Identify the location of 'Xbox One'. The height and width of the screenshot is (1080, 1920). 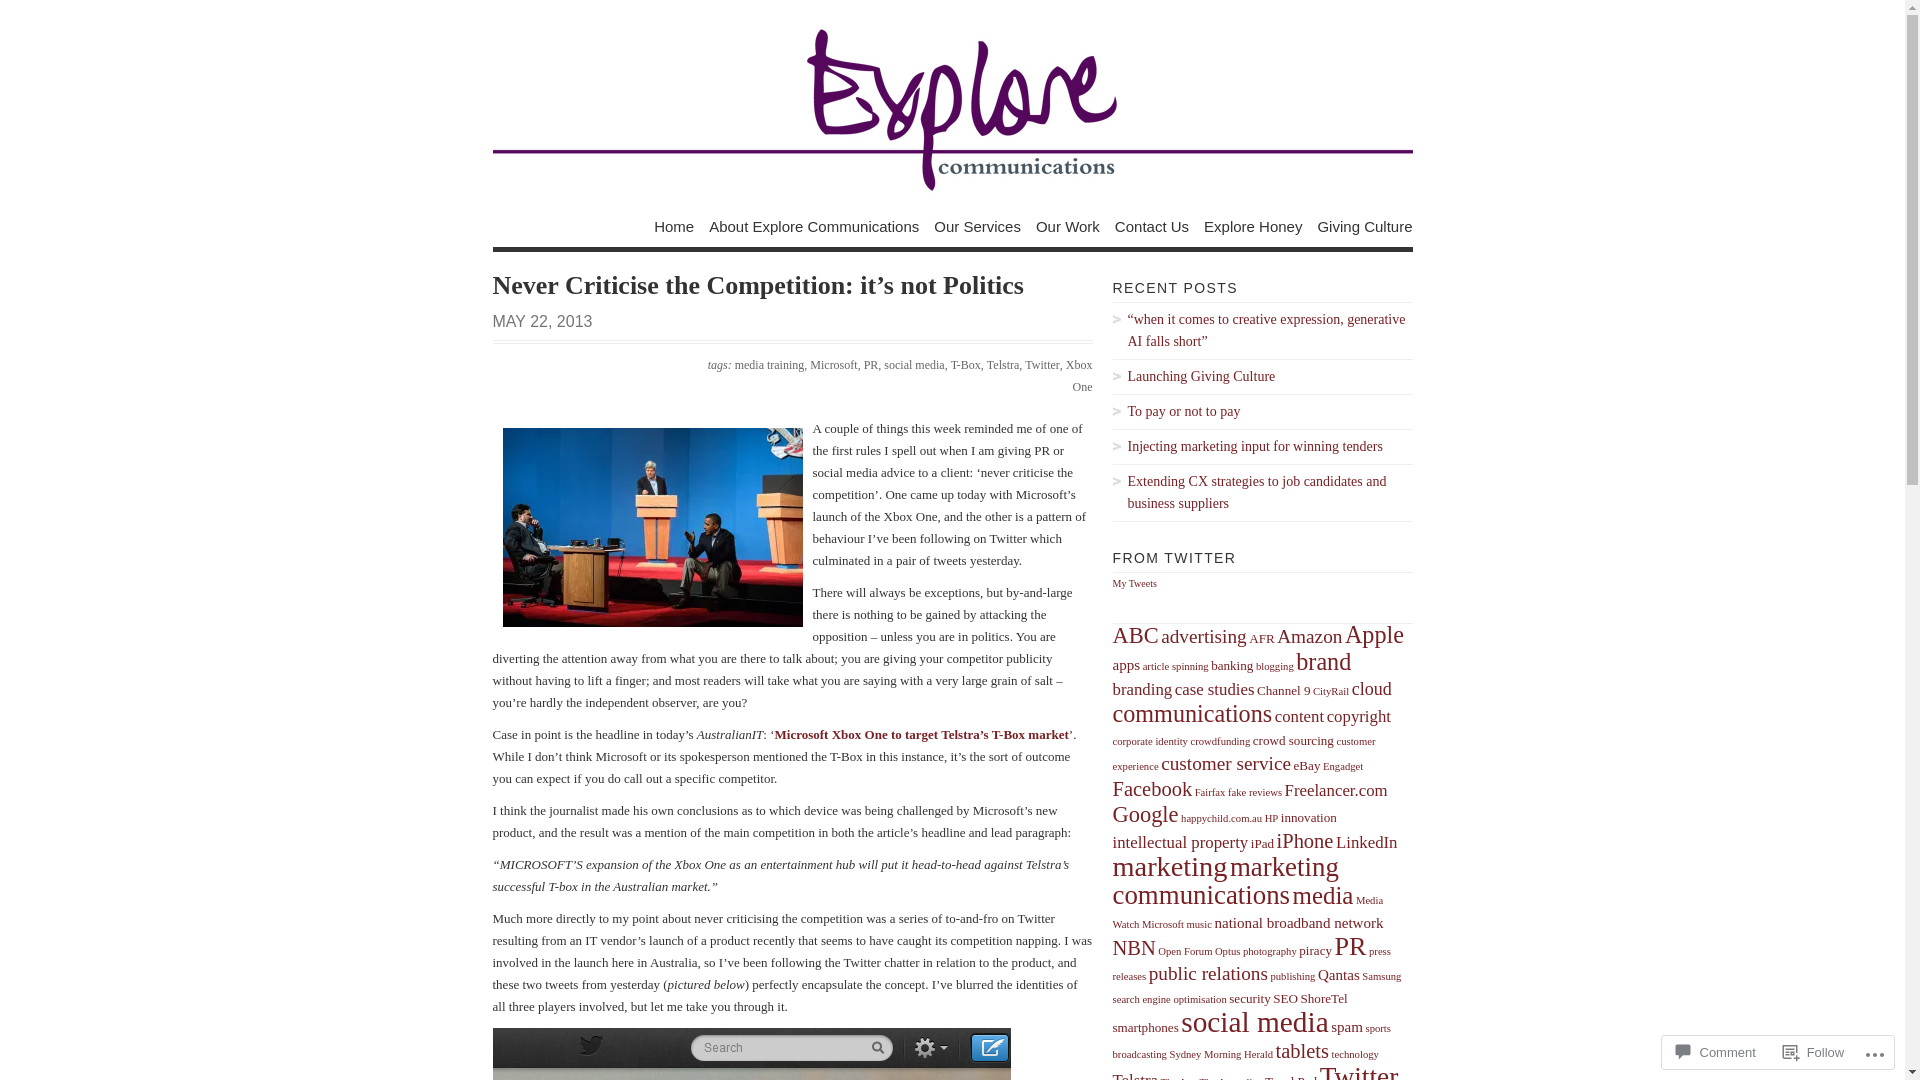
(1078, 375).